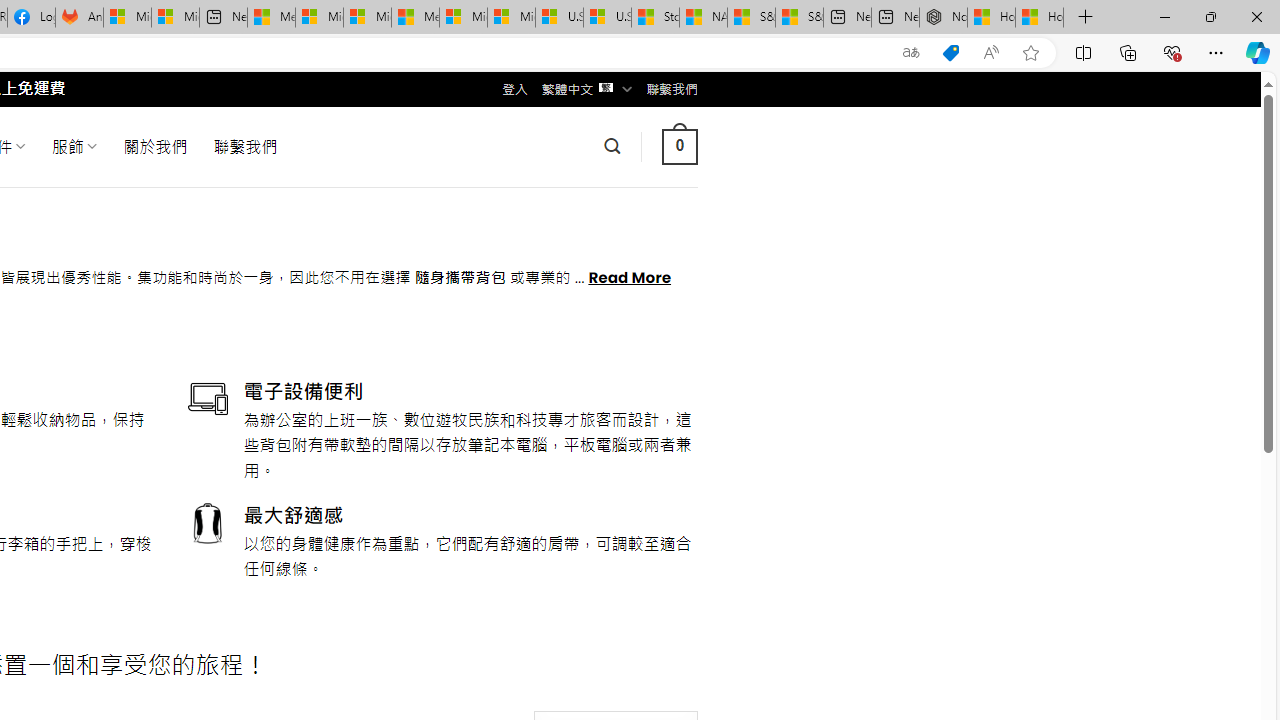  Describe the element at coordinates (628, 276) in the screenshot. I see `'Read More'` at that location.